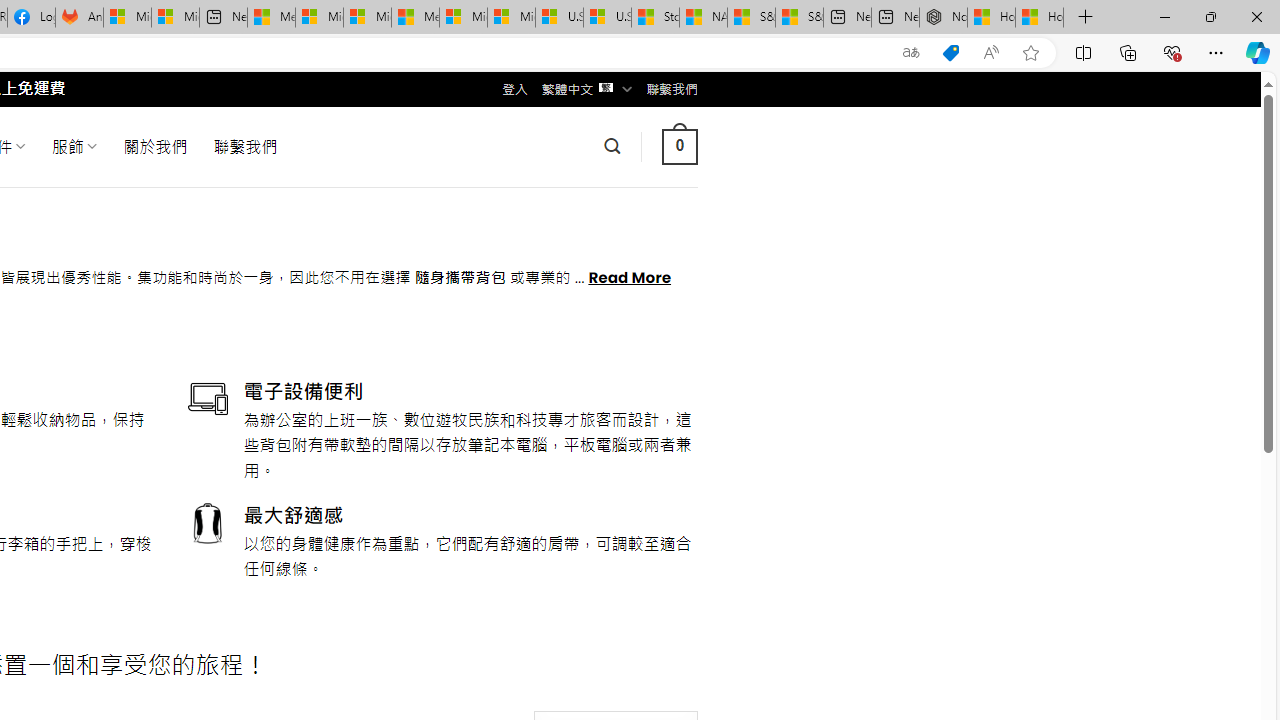  Describe the element at coordinates (628, 276) in the screenshot. I see `'Read More'` at that location.